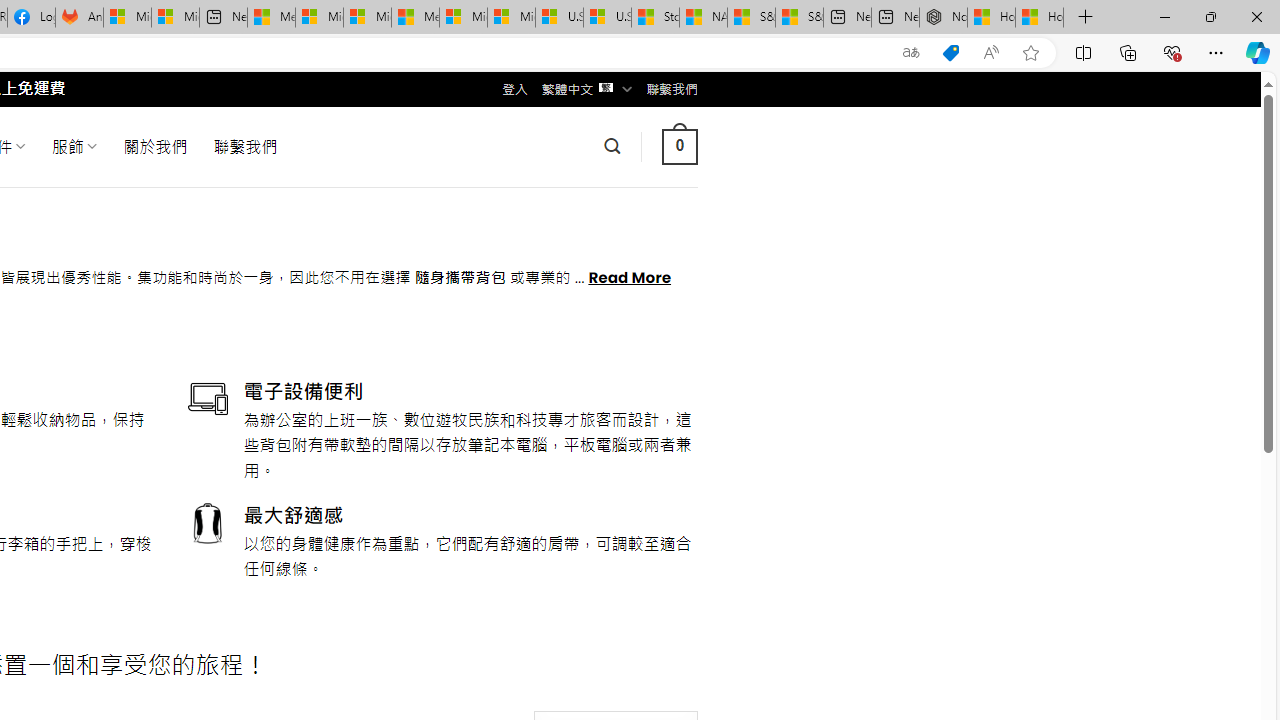  Describe the element at coordinates (628, 276) in the screenshot. I see `'Read More'` at that location.